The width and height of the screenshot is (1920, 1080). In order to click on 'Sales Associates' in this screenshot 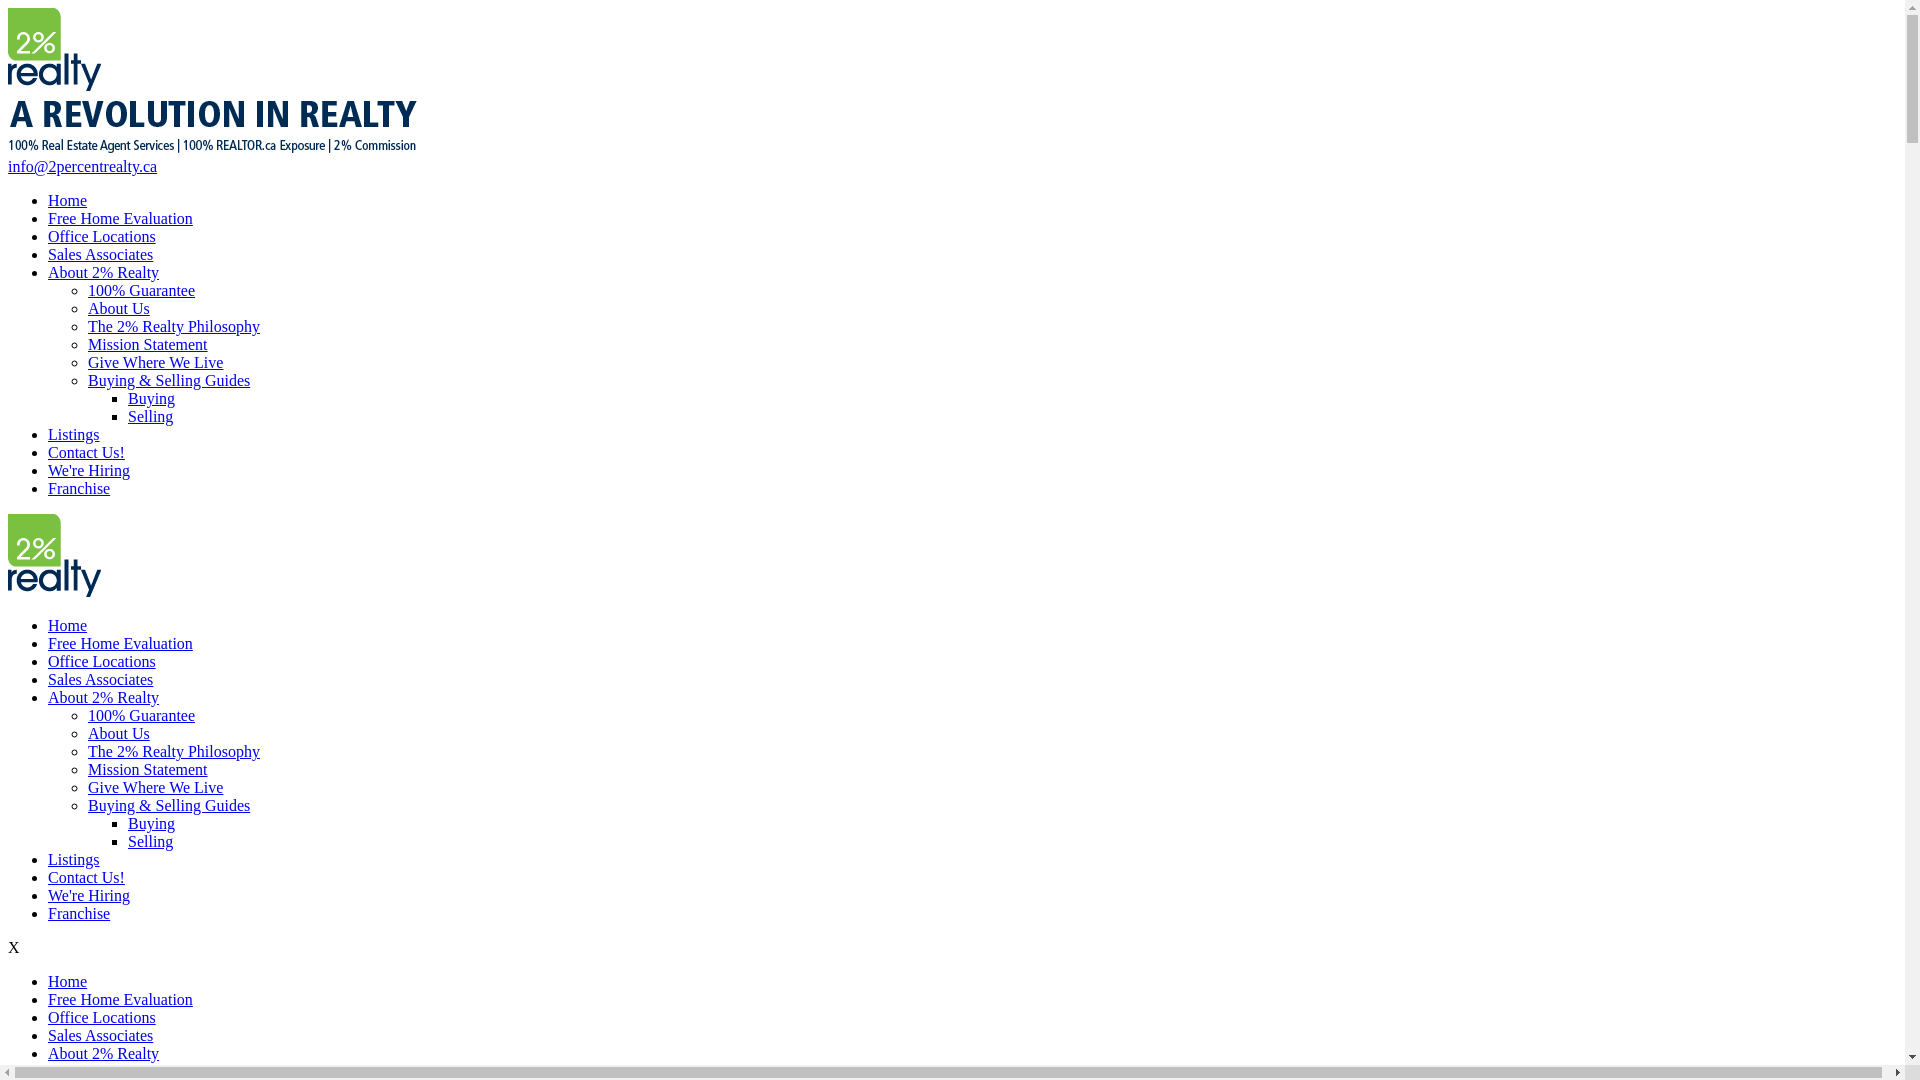, I will do `click(99, 1035)`.